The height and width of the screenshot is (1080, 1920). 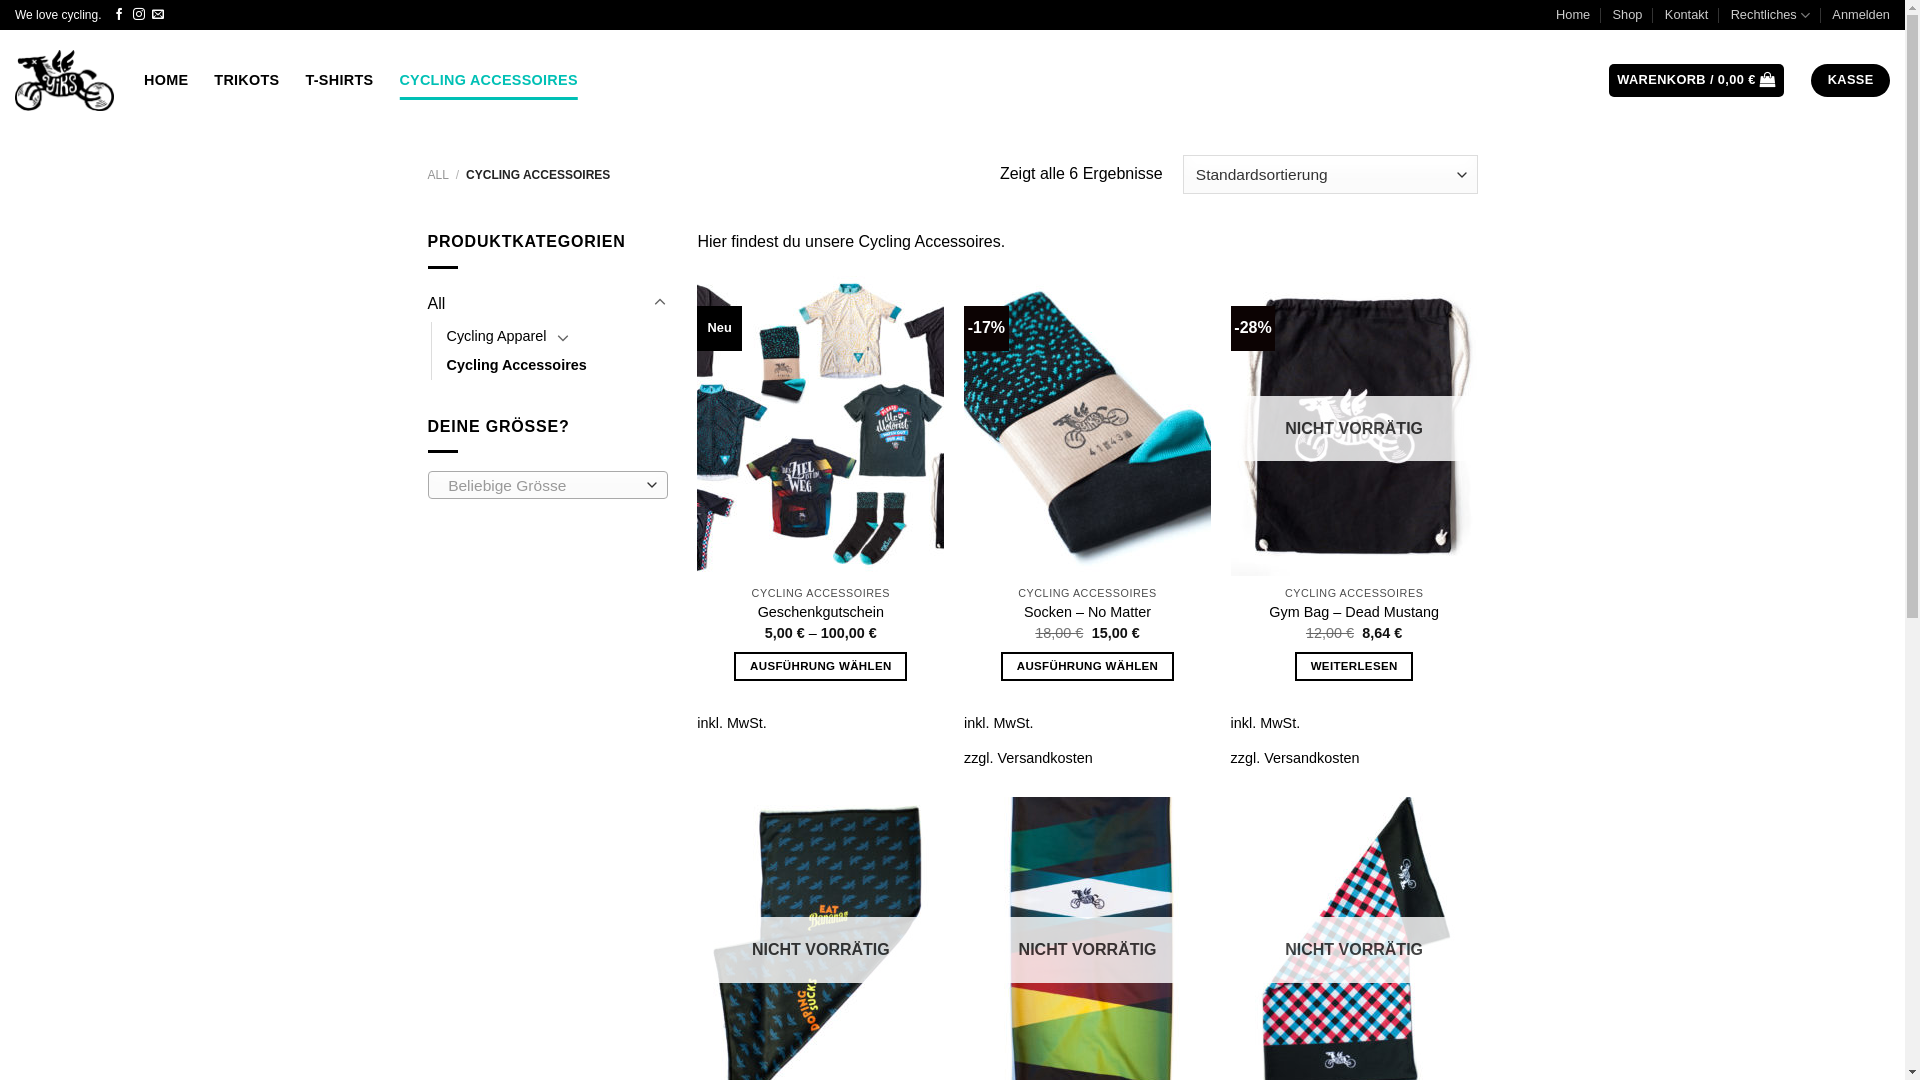 I want to click on 'Home', so click(x=1572, y=15).